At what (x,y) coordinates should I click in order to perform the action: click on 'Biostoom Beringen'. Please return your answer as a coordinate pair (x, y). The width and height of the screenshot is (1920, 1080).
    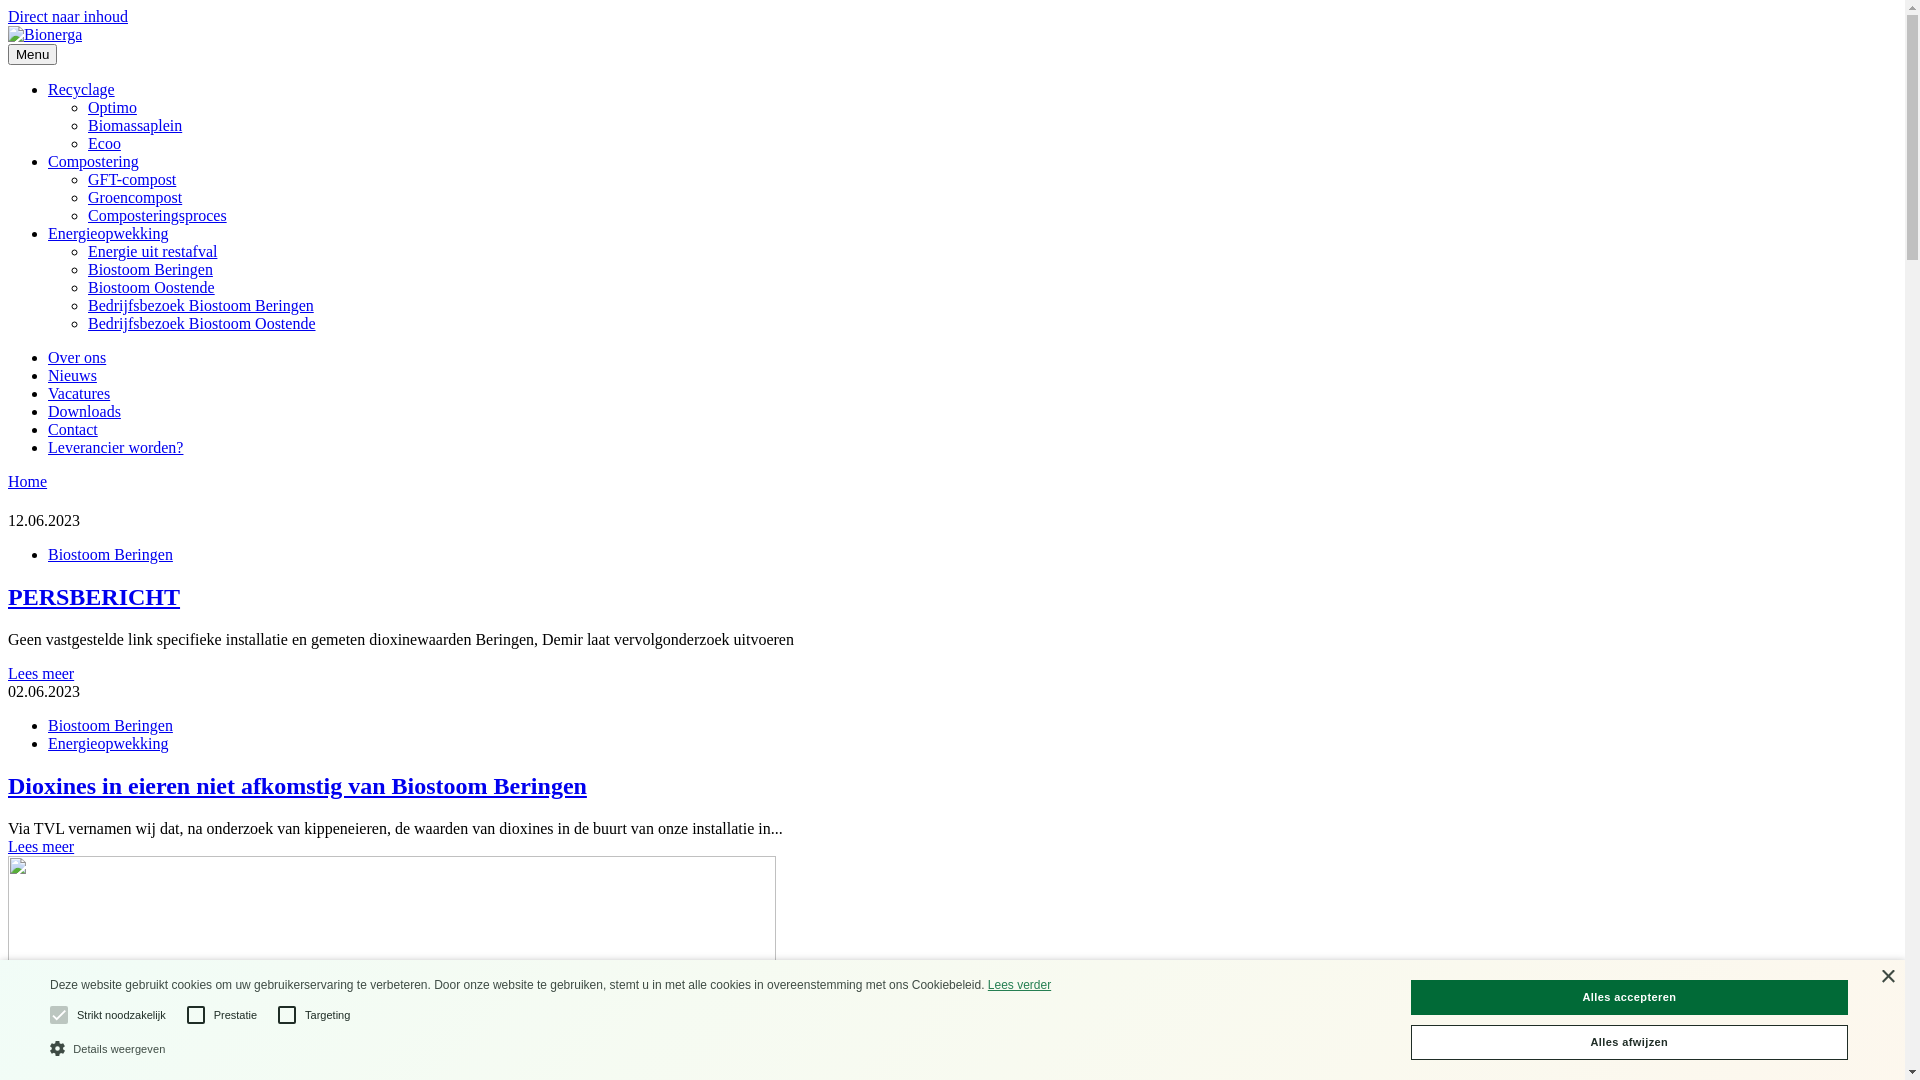
    Looking at the image, I should click on (109, 725).